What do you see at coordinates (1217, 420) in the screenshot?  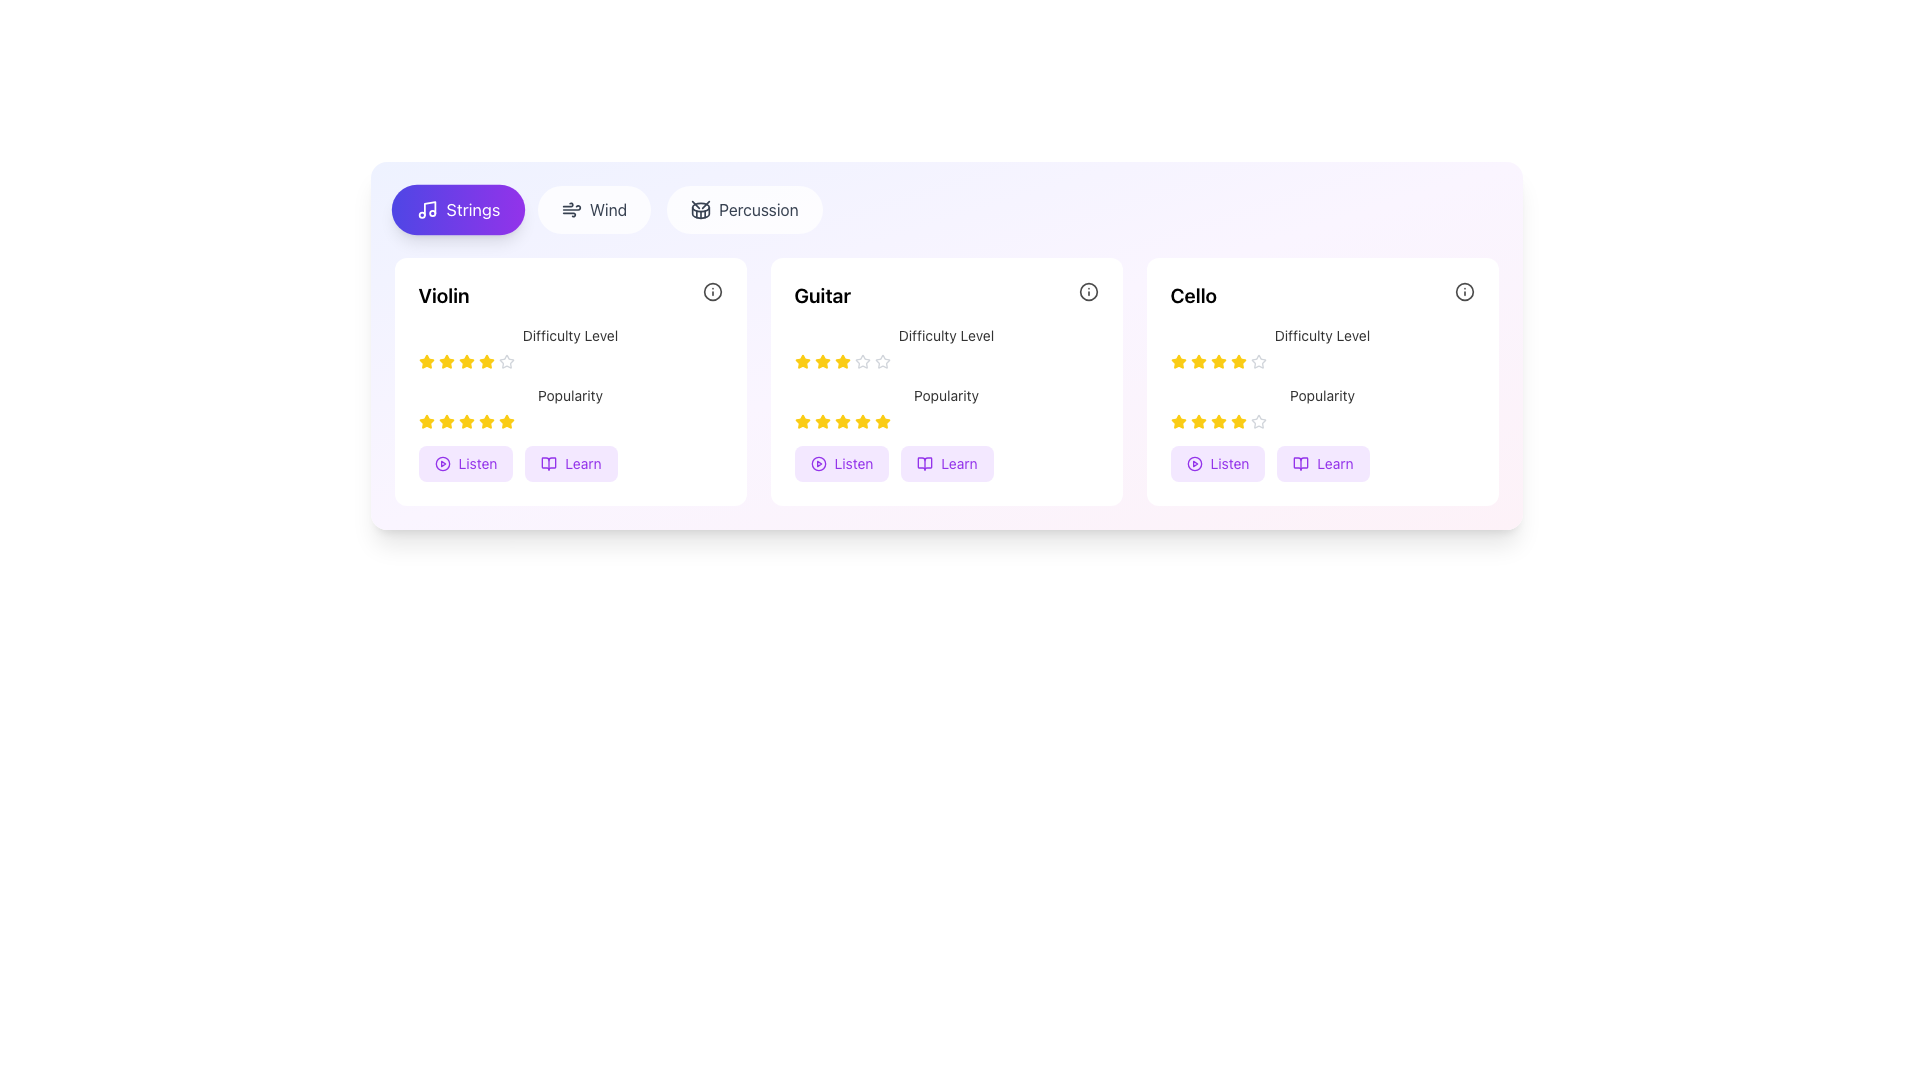 I see `the fourth star icon` at bounding box center [1217, 420].